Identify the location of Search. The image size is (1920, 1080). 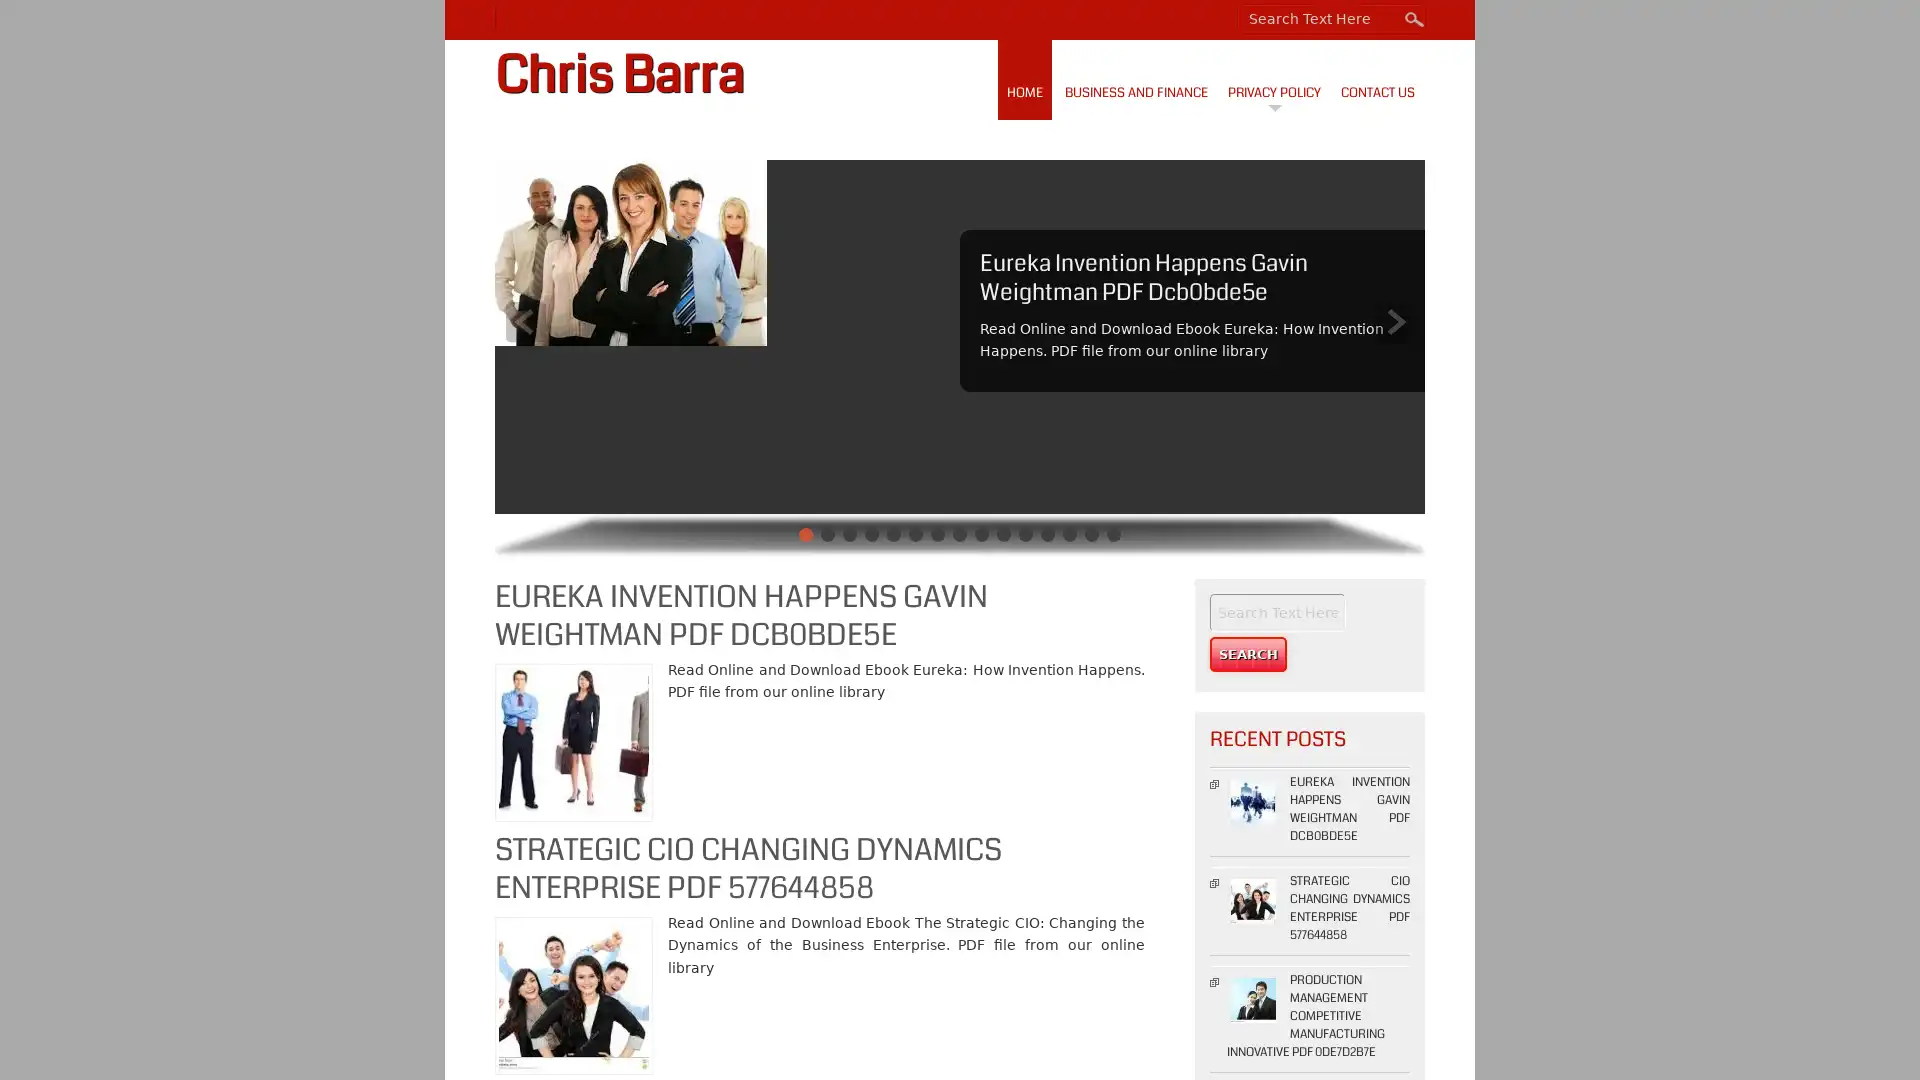
(1247, 654).